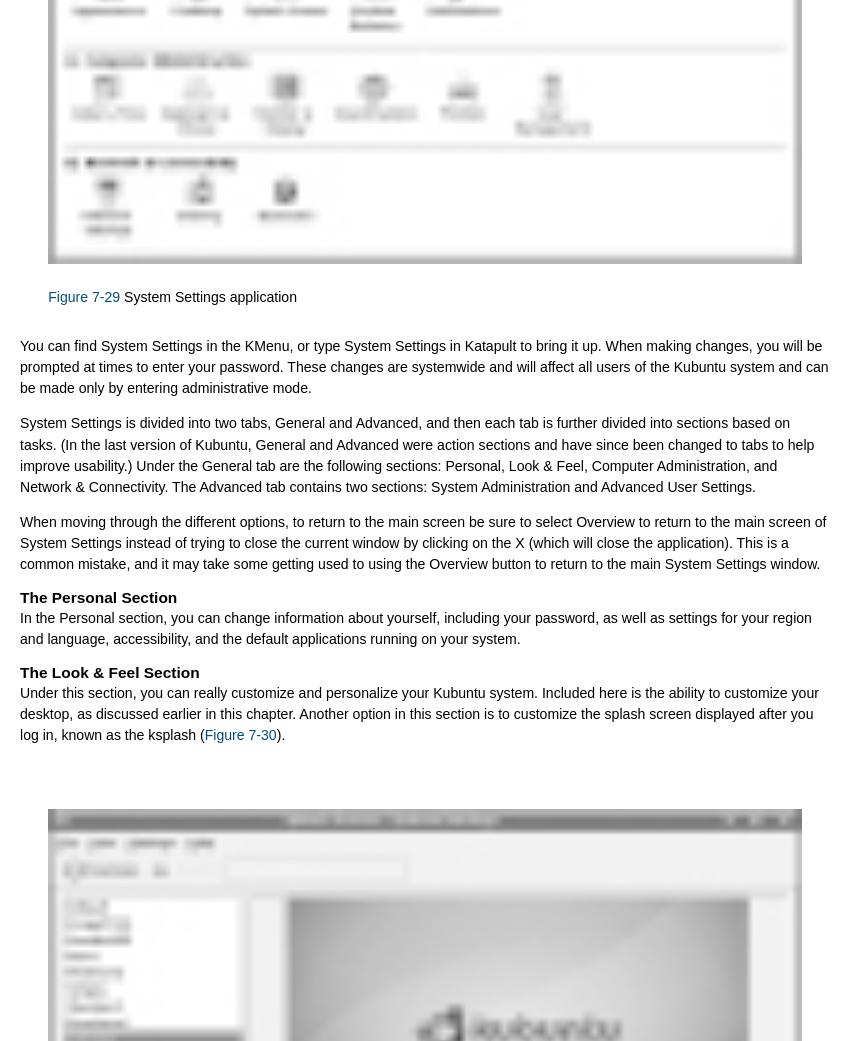 Image resolution: width=850 pixels, height=1041 pixels. What do you see at coordinates (97, 597) in the screenshot?
I see `'The Personal Section'` at bounding box center [97, 597].